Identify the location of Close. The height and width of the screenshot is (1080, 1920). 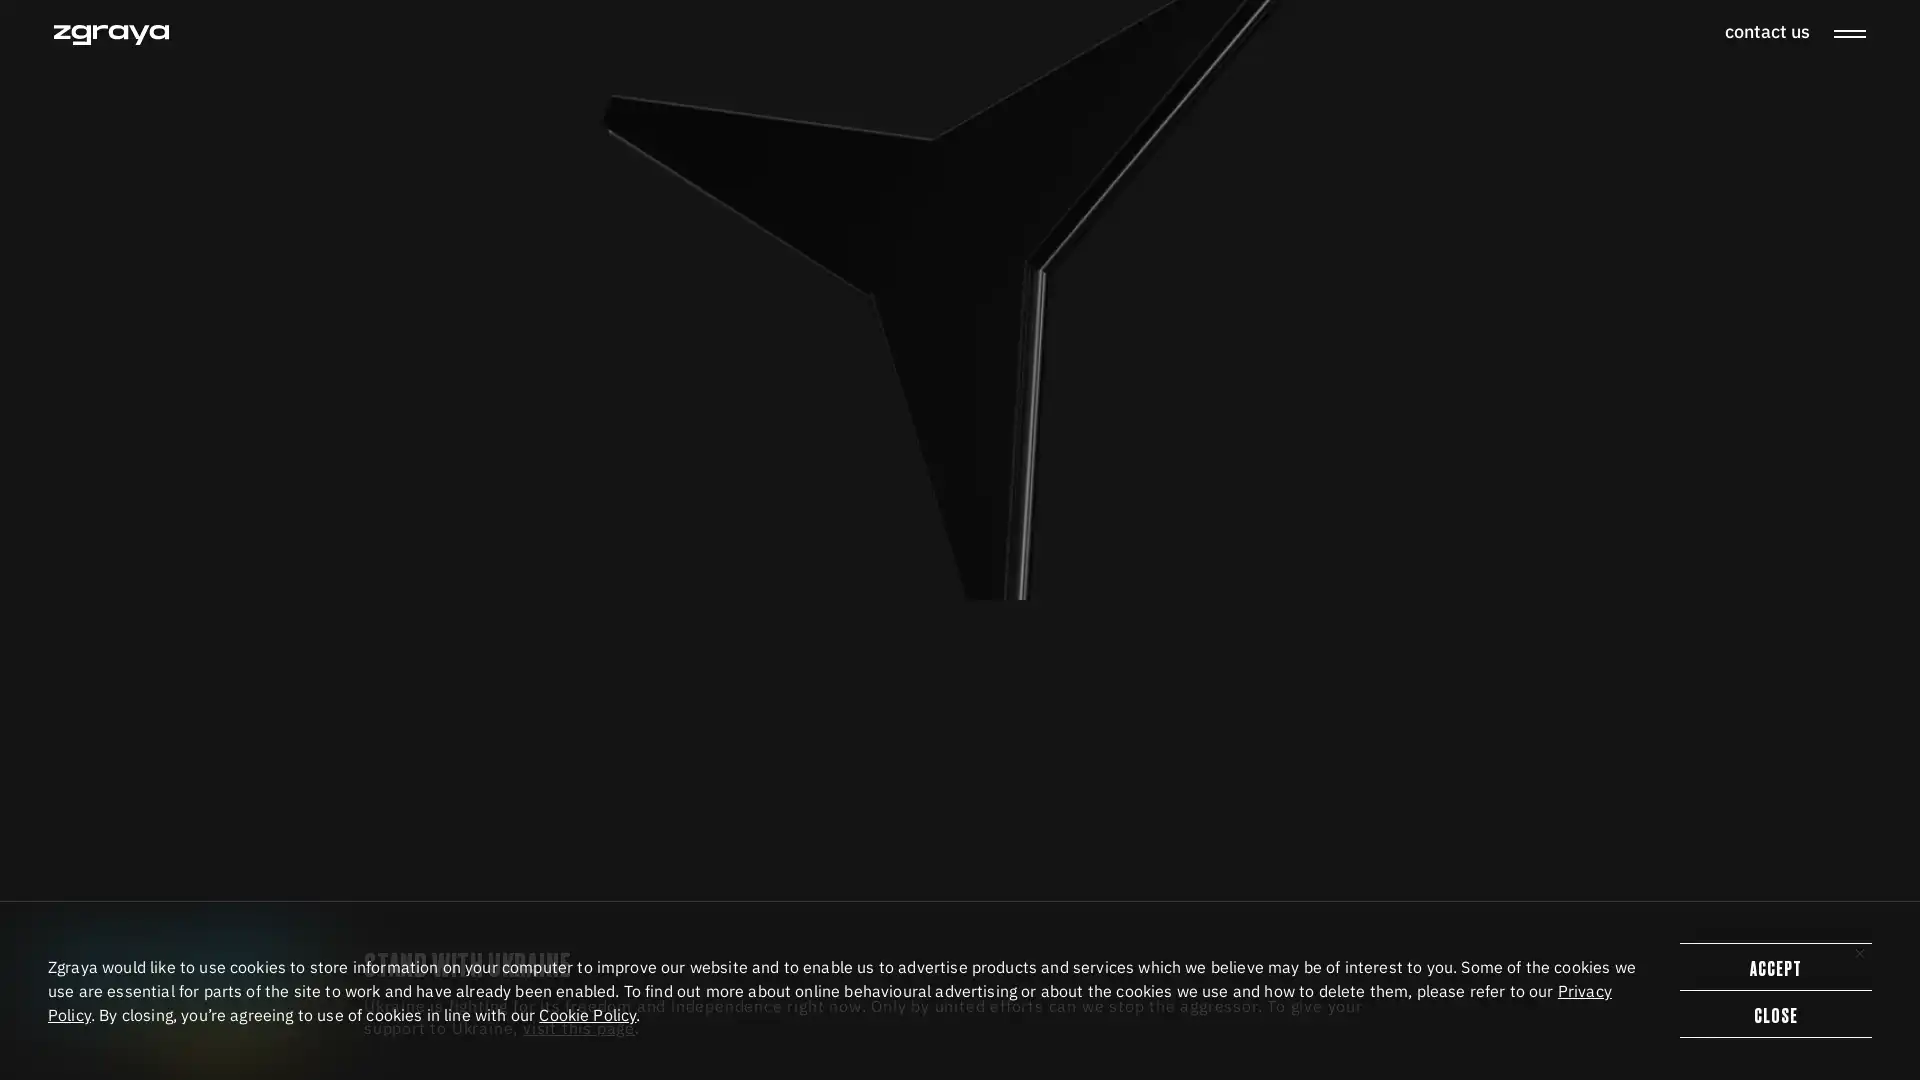
(1859, 951).